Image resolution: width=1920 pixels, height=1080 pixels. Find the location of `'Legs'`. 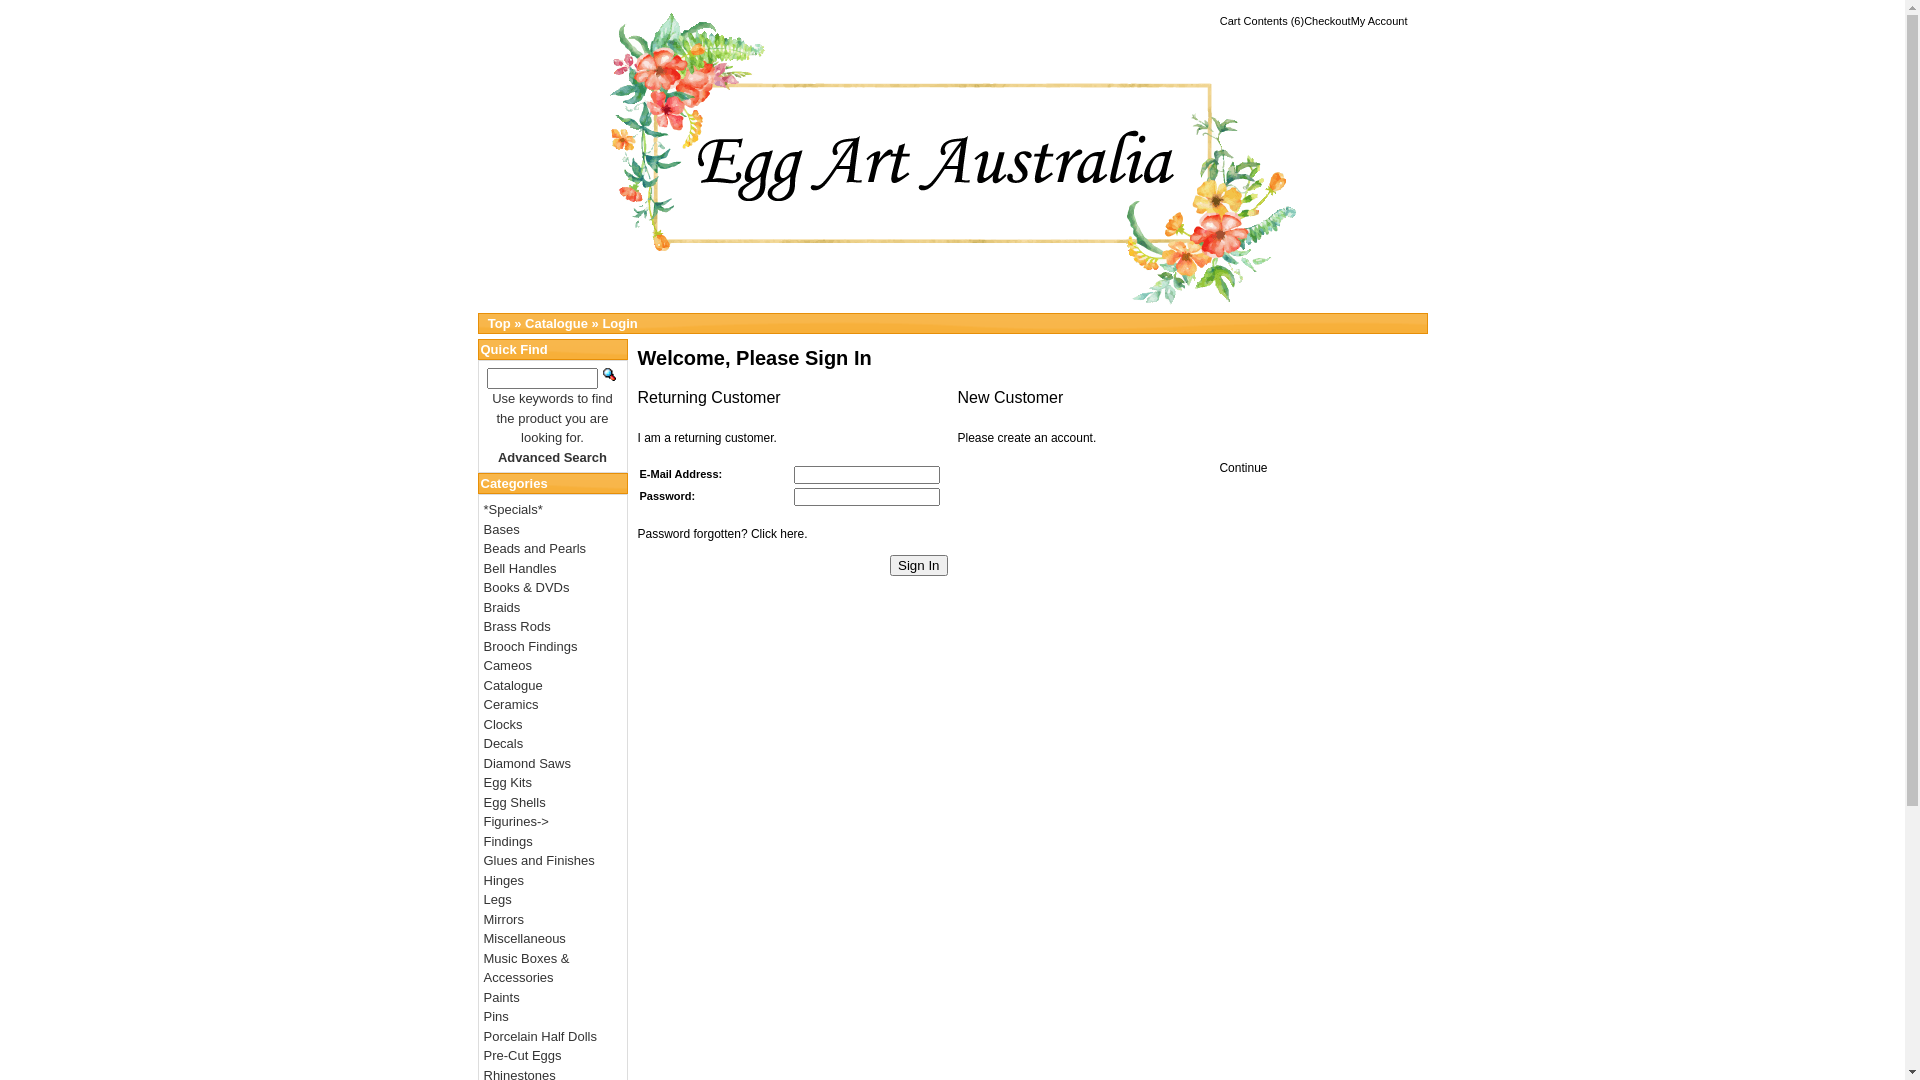

'Legs' is located at coordinates (498, 898).